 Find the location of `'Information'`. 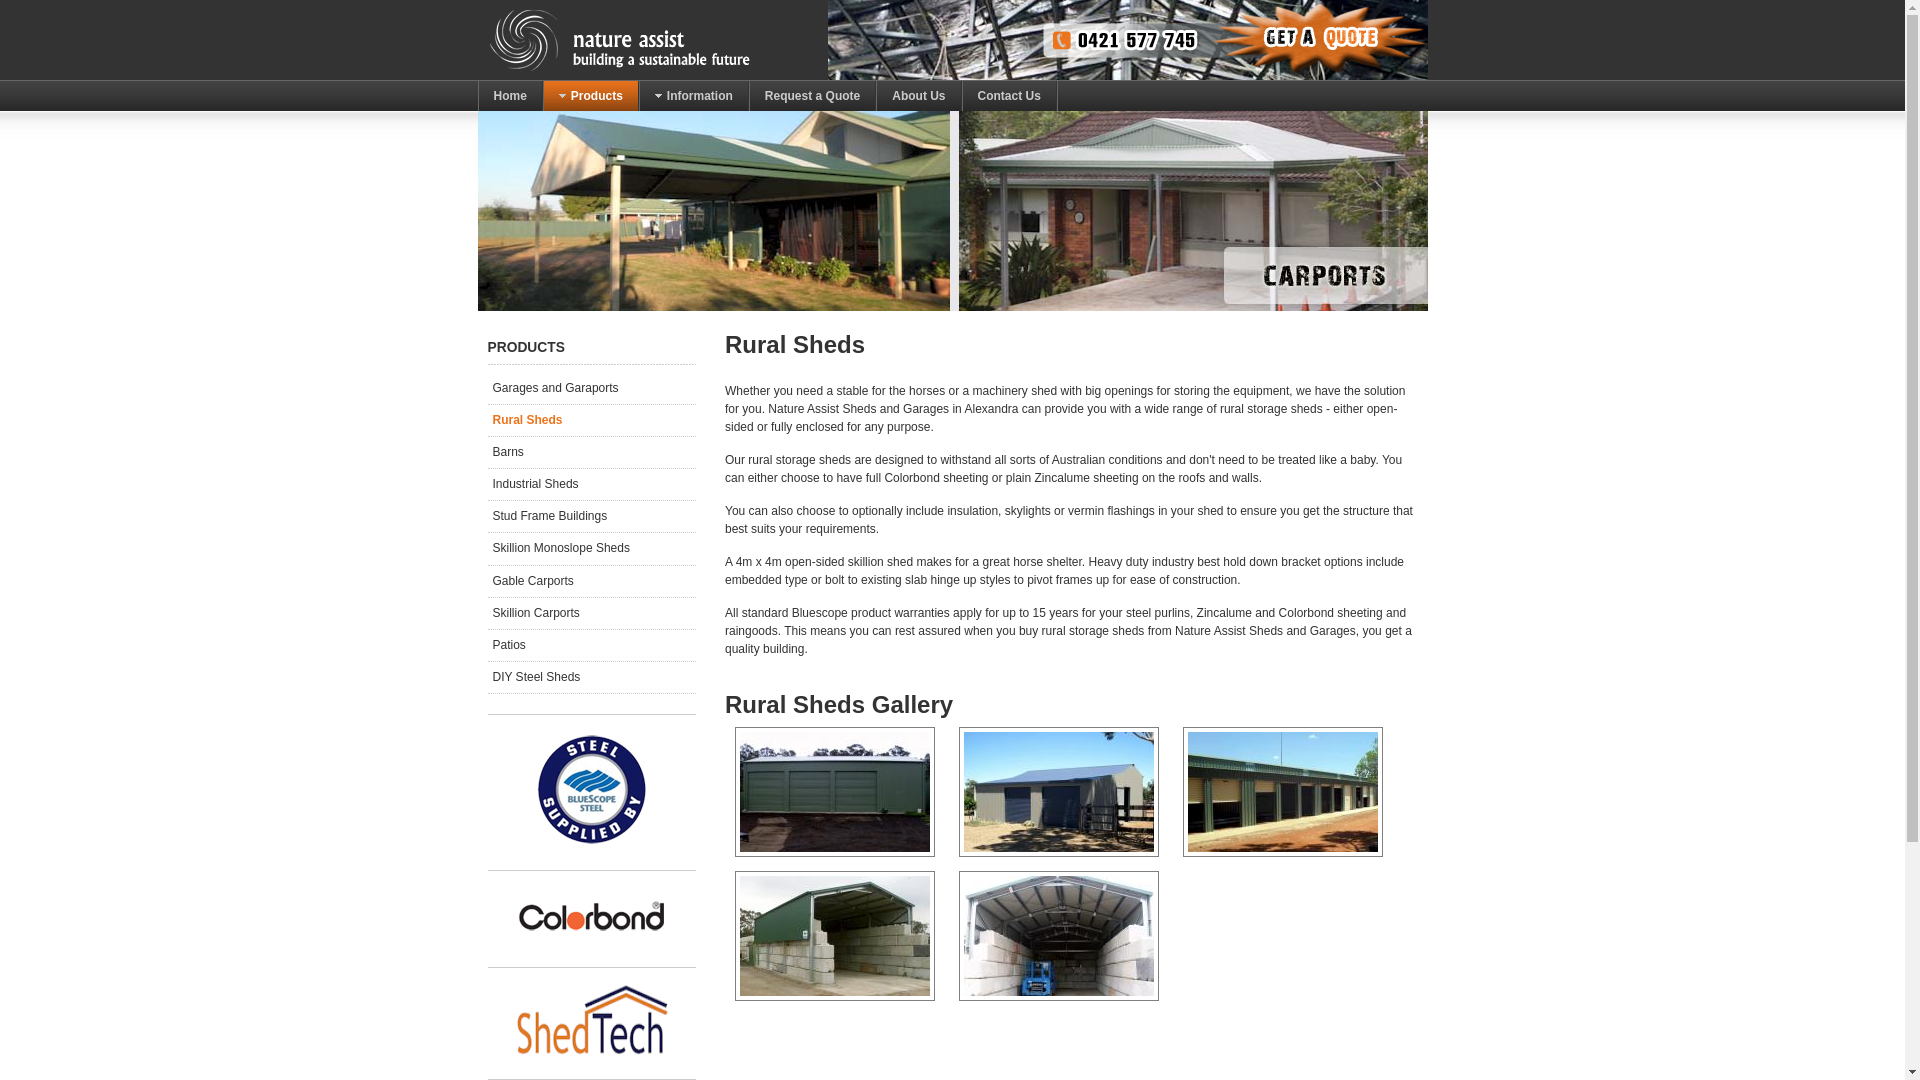

'Information' is located at coordinates (694, 96).